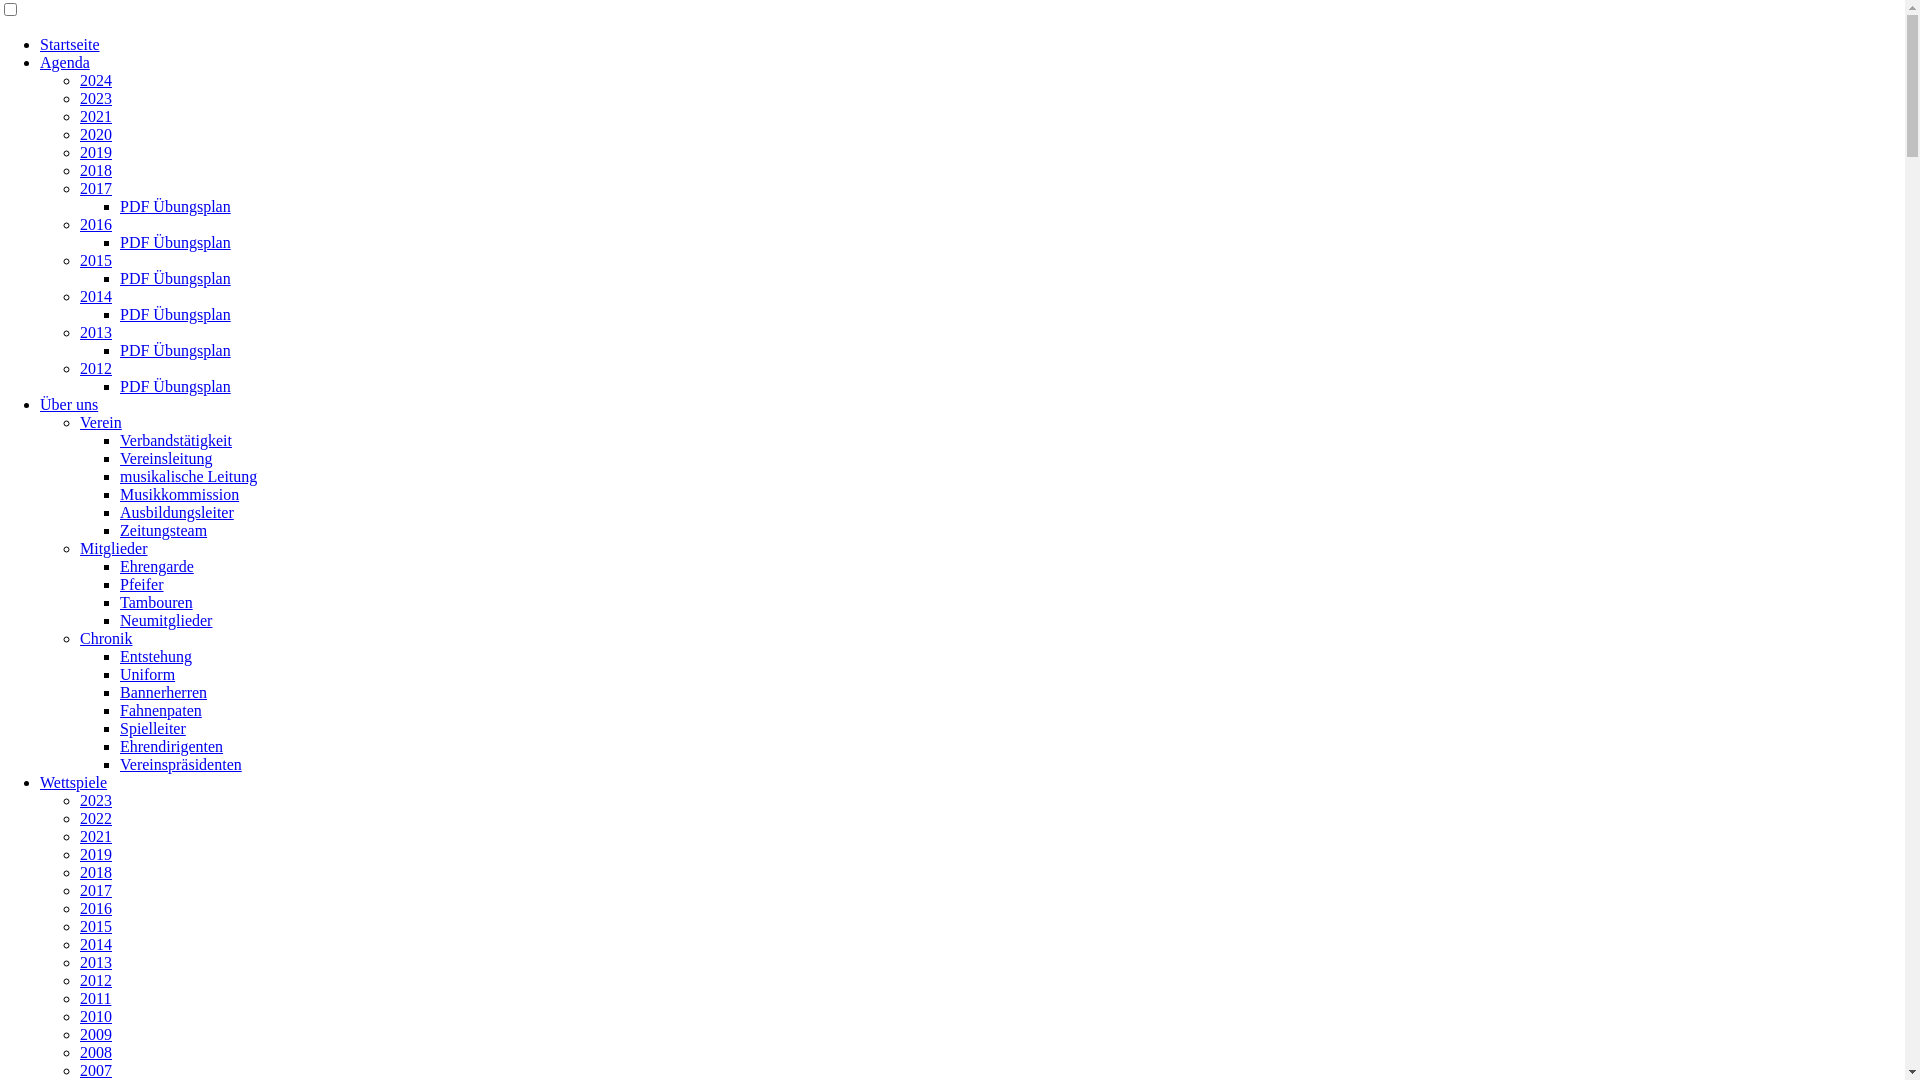 This screenshot has width=1920, height=1080. Describe the element at coordinates (166, 458) in the screenshot. I see `'Vereinsleitung'` at that location.